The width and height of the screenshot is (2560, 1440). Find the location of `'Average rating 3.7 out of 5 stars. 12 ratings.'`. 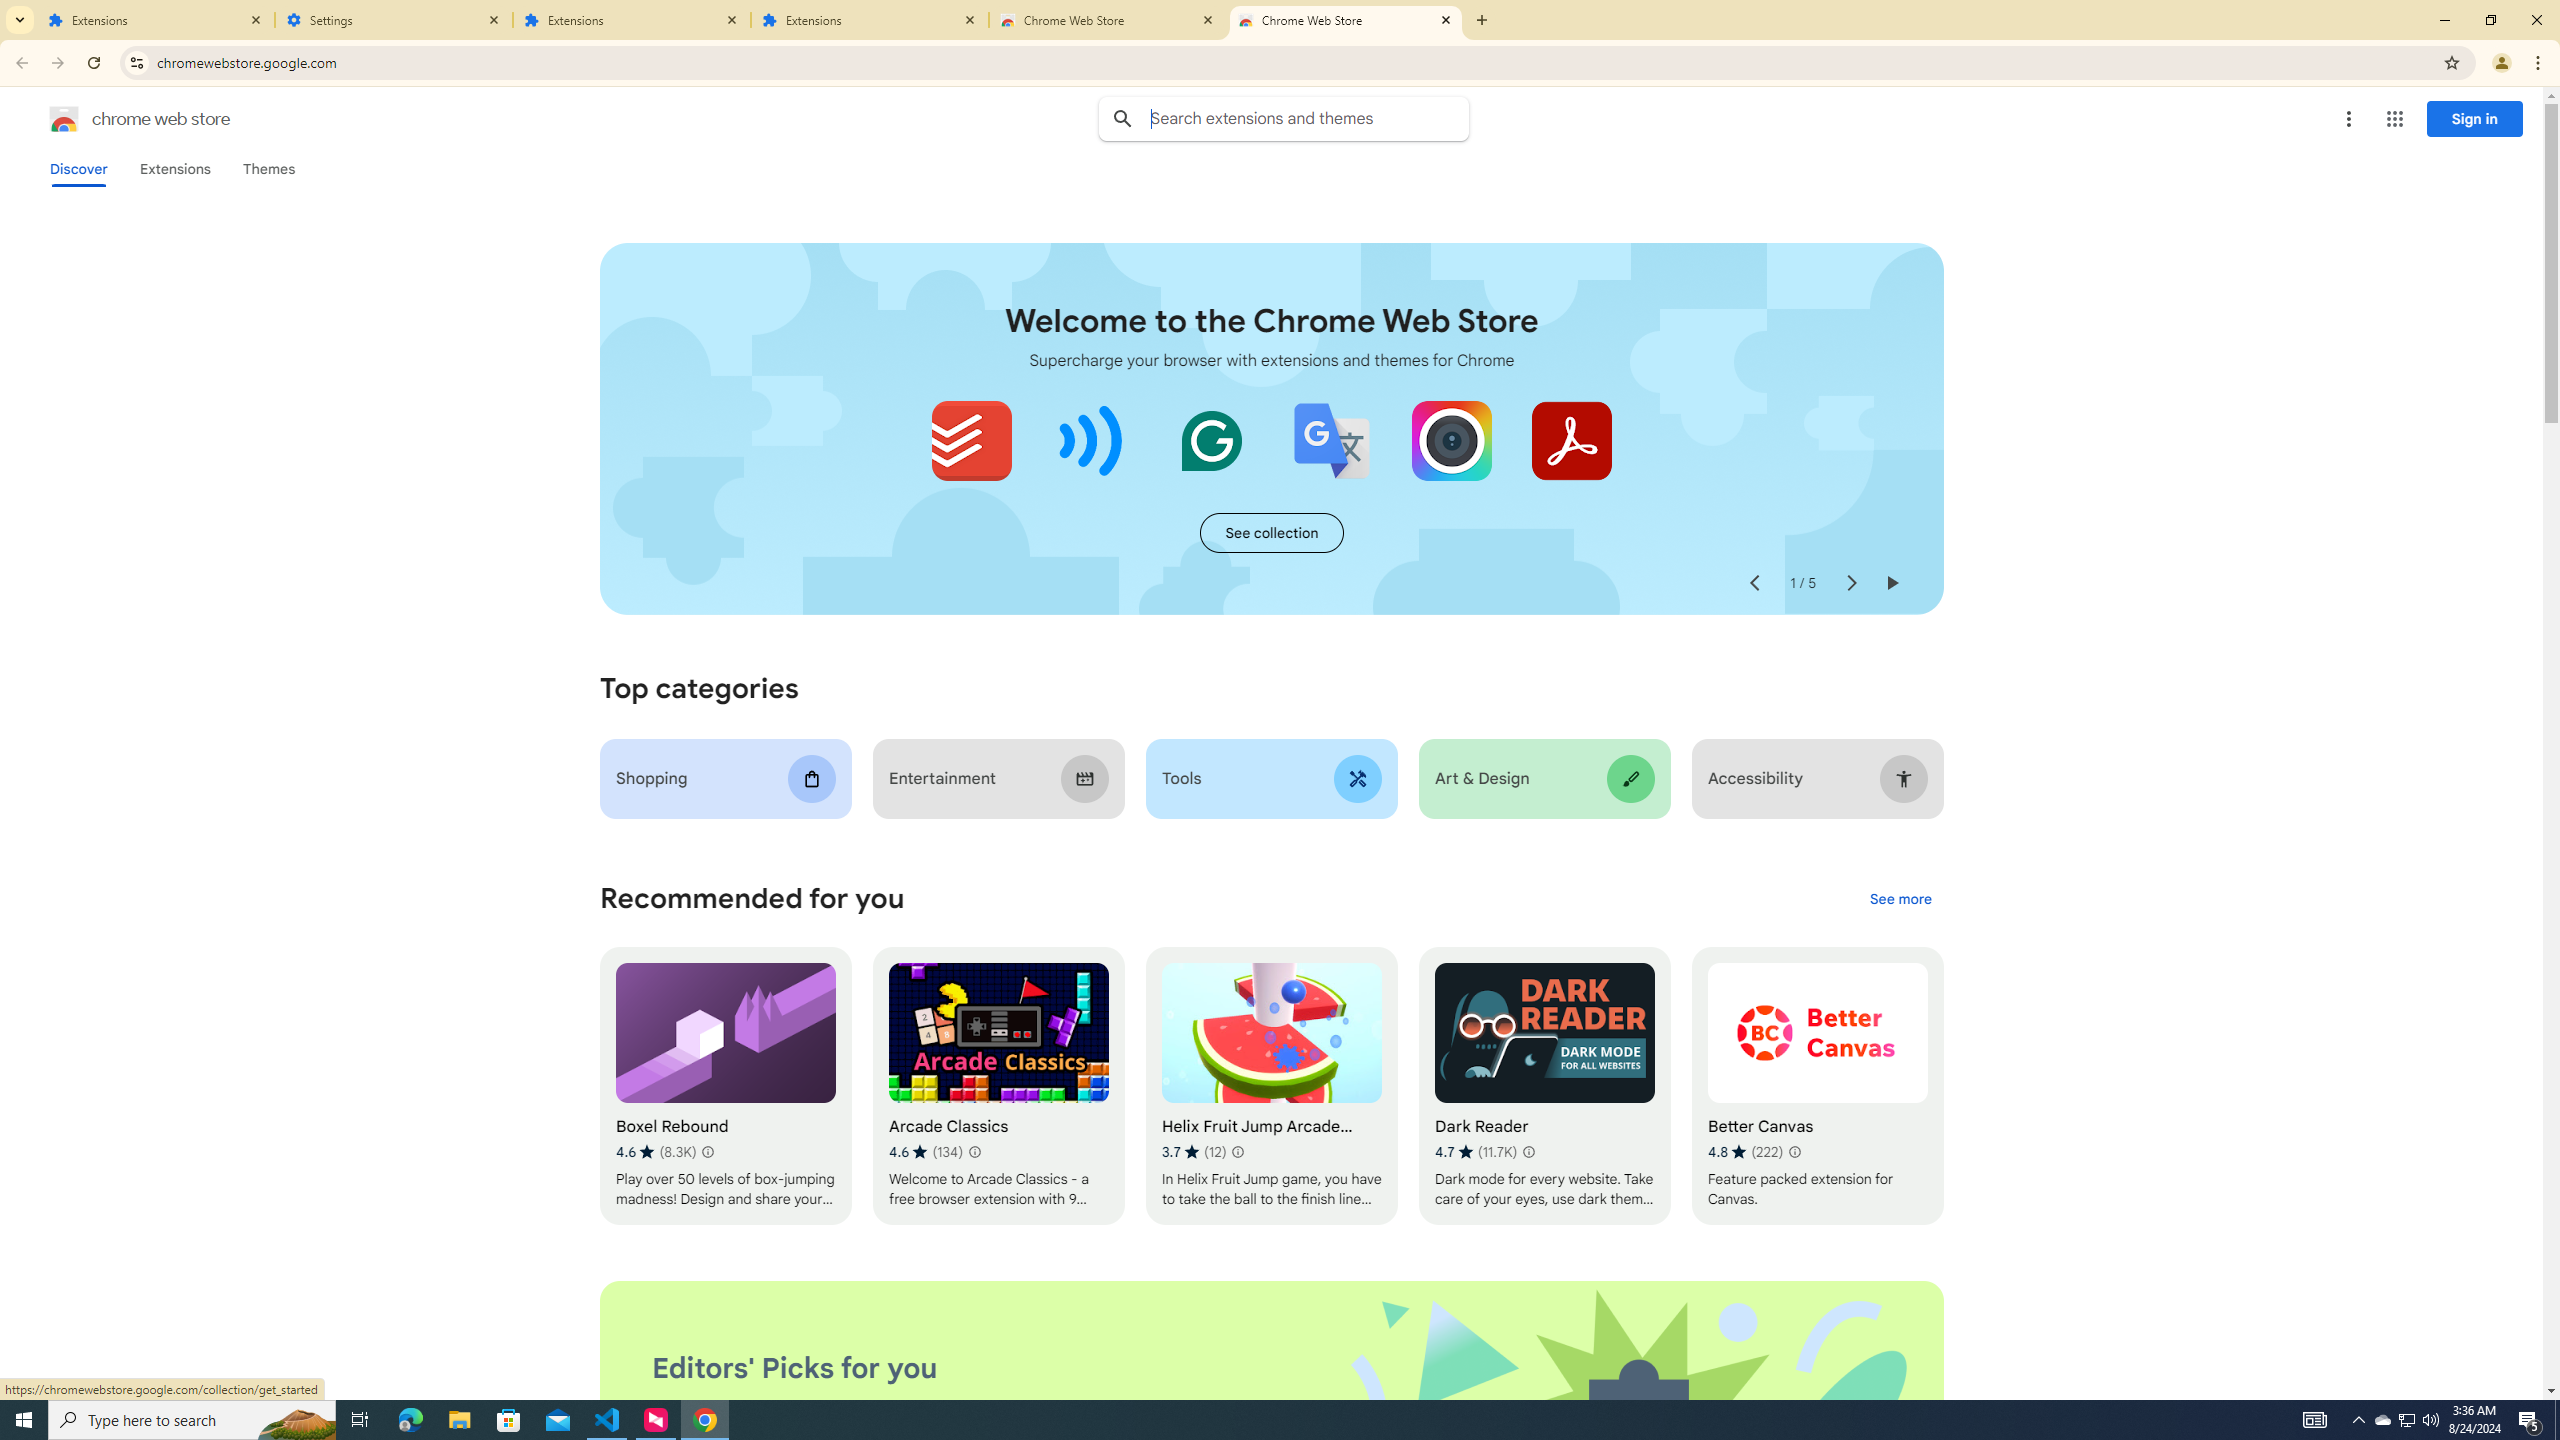

'Average rating 3.7 out of 5 stars. 12 ratings.' is located at coordinates (1194, 1152).